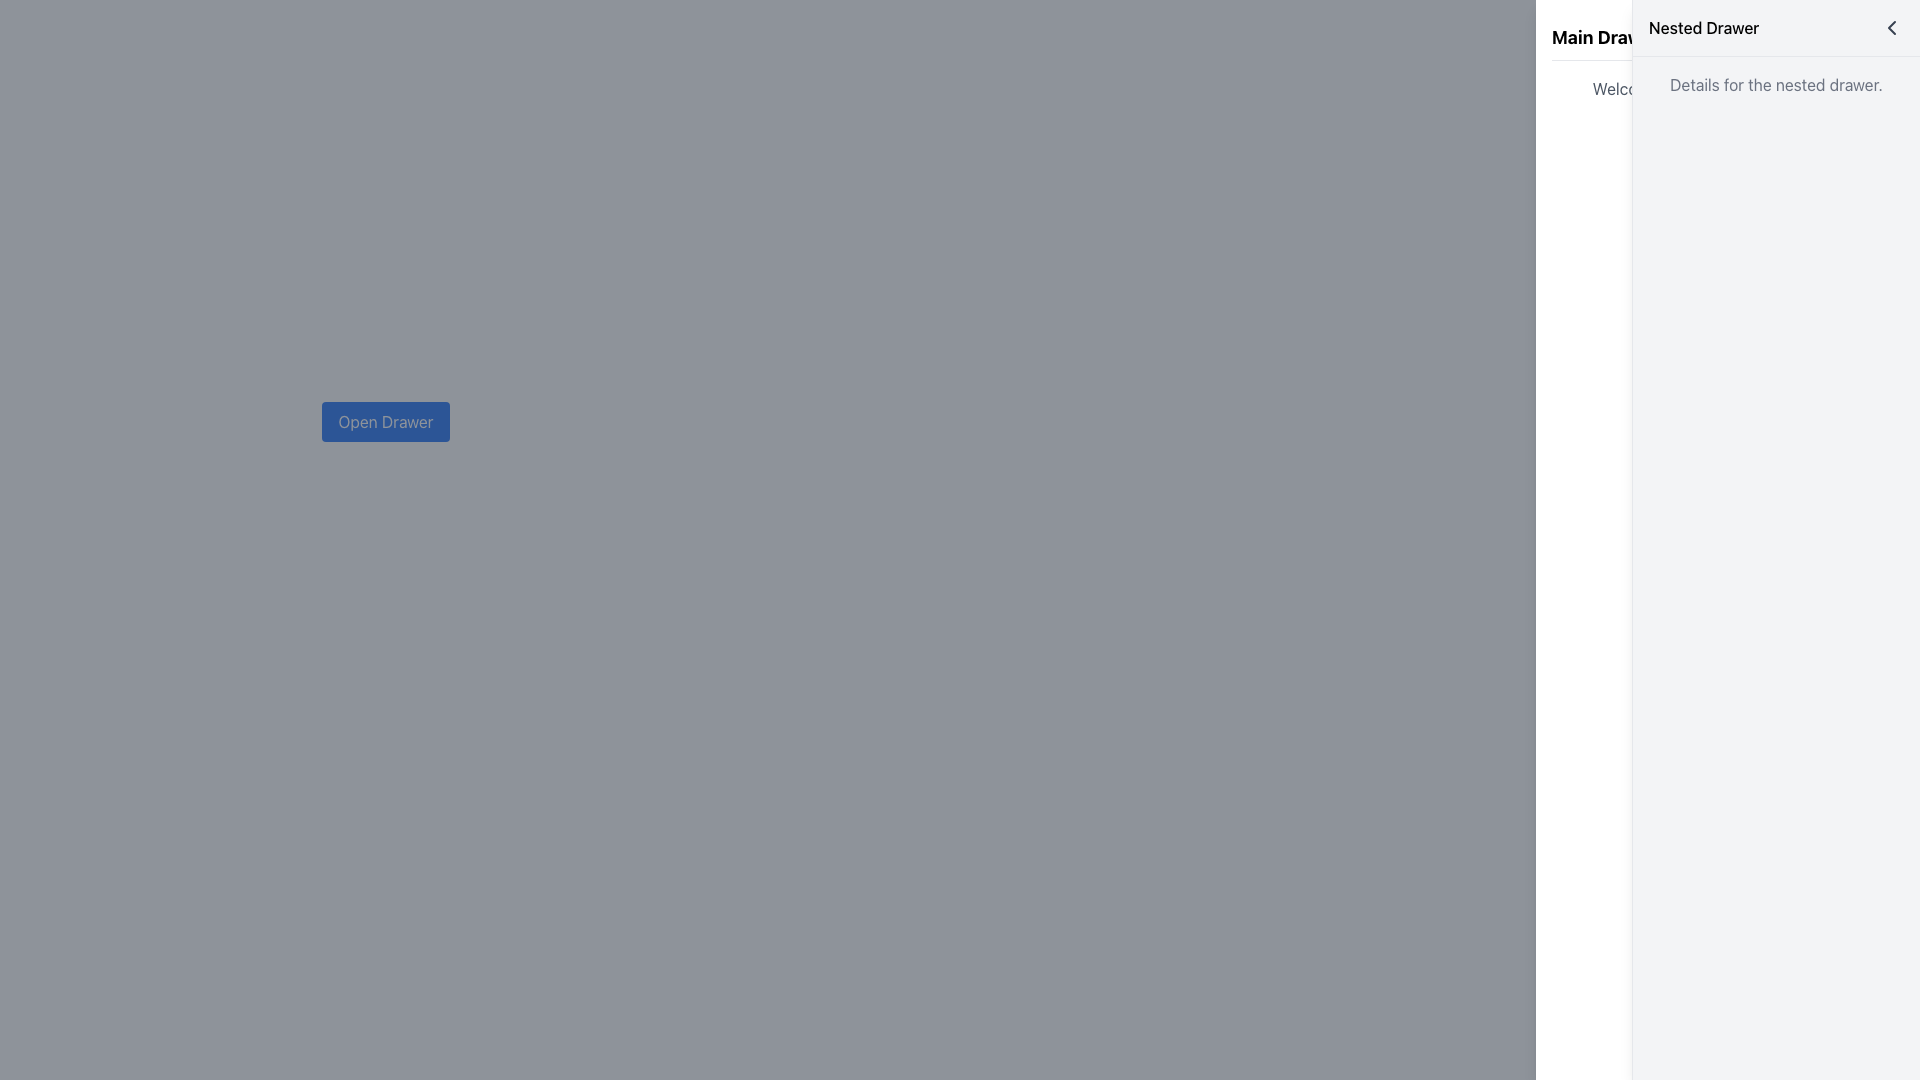 The height and width of the screenshot is (1080, 1920). What do you see at coordinates (1703, 27) in the screenshot?
I see `the text label 'Nested Drawer', which is styled with a medium-sized bold font and has a black font color, located in the header of a side drawer interface` at bounding box center [1703, 27].